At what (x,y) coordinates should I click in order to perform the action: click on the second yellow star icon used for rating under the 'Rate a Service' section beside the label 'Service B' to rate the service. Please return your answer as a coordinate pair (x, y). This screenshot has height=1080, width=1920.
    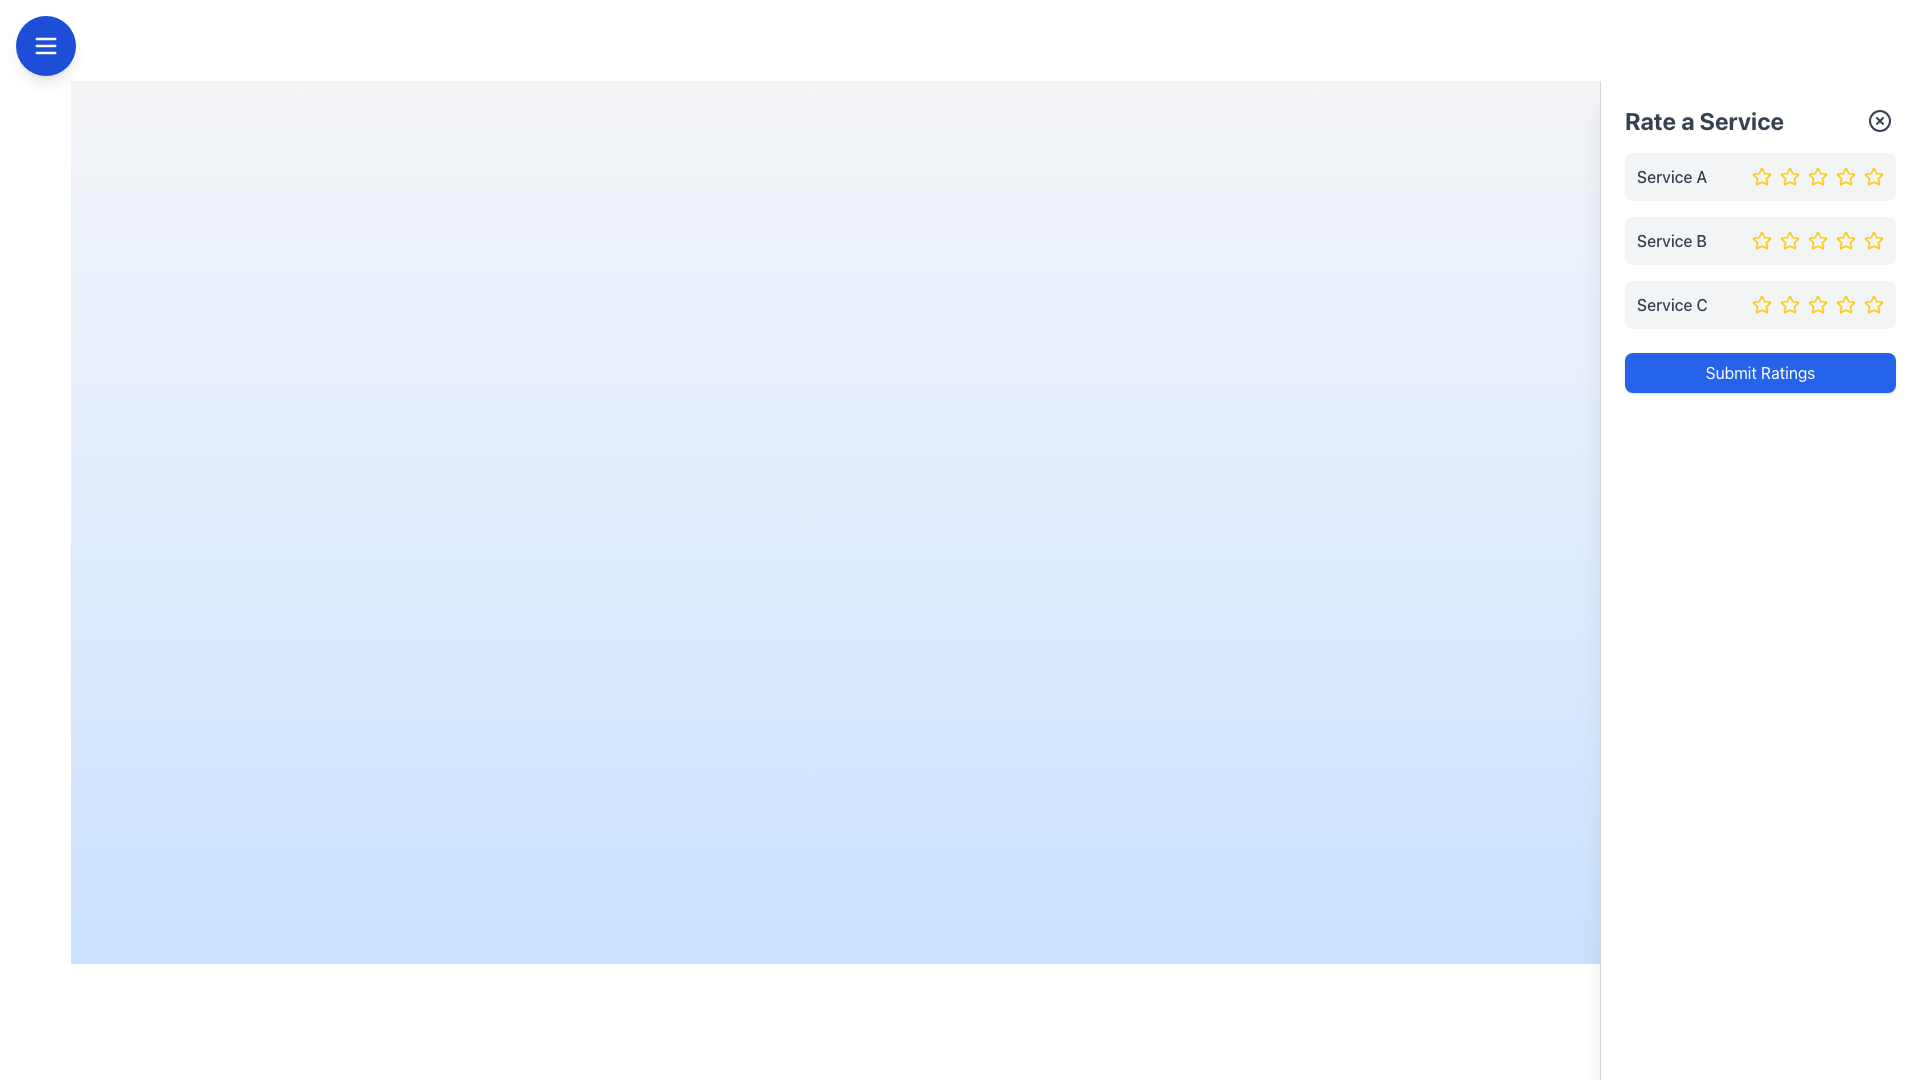
    Looking at the image, I should click on (1790, 239).